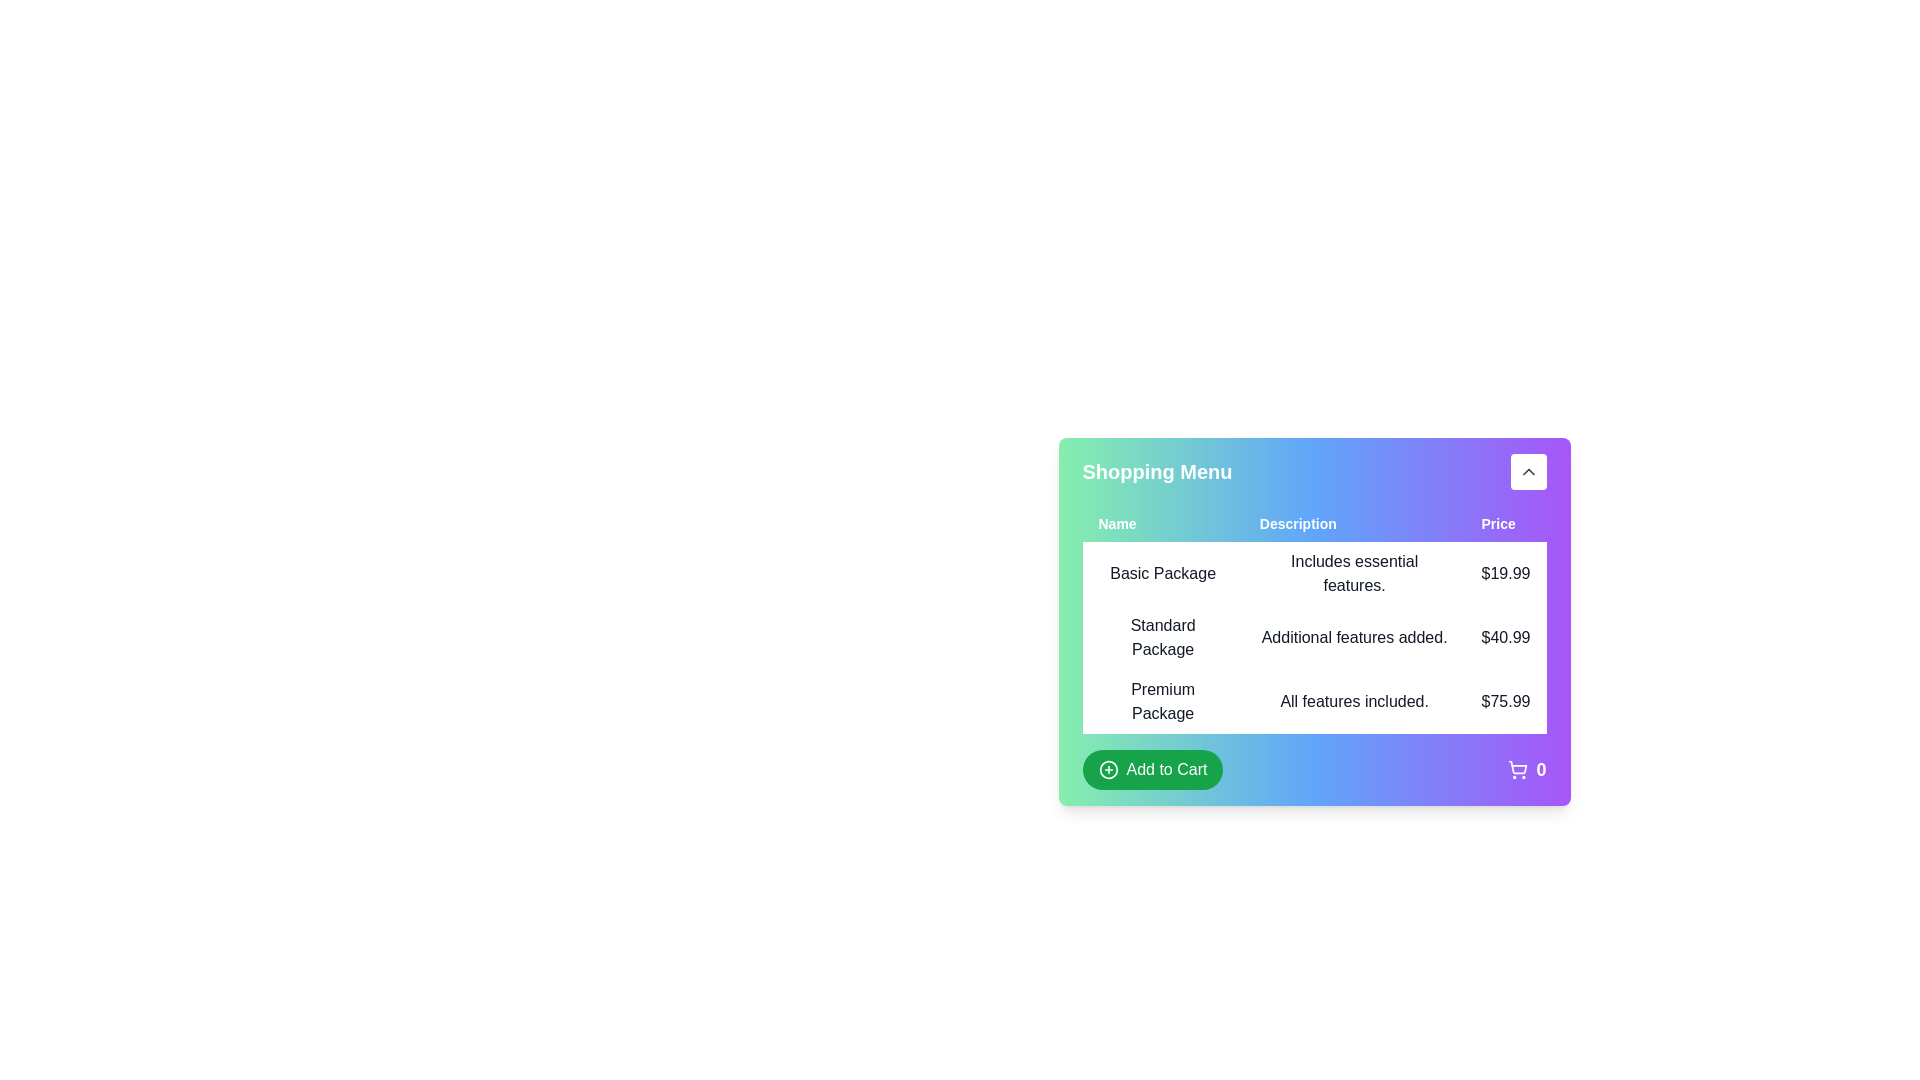 The width and height of the screenshot is (1920, 1080). I want to click on the 'Standard Package' list item in the shopping menu, so click(1314, 637).